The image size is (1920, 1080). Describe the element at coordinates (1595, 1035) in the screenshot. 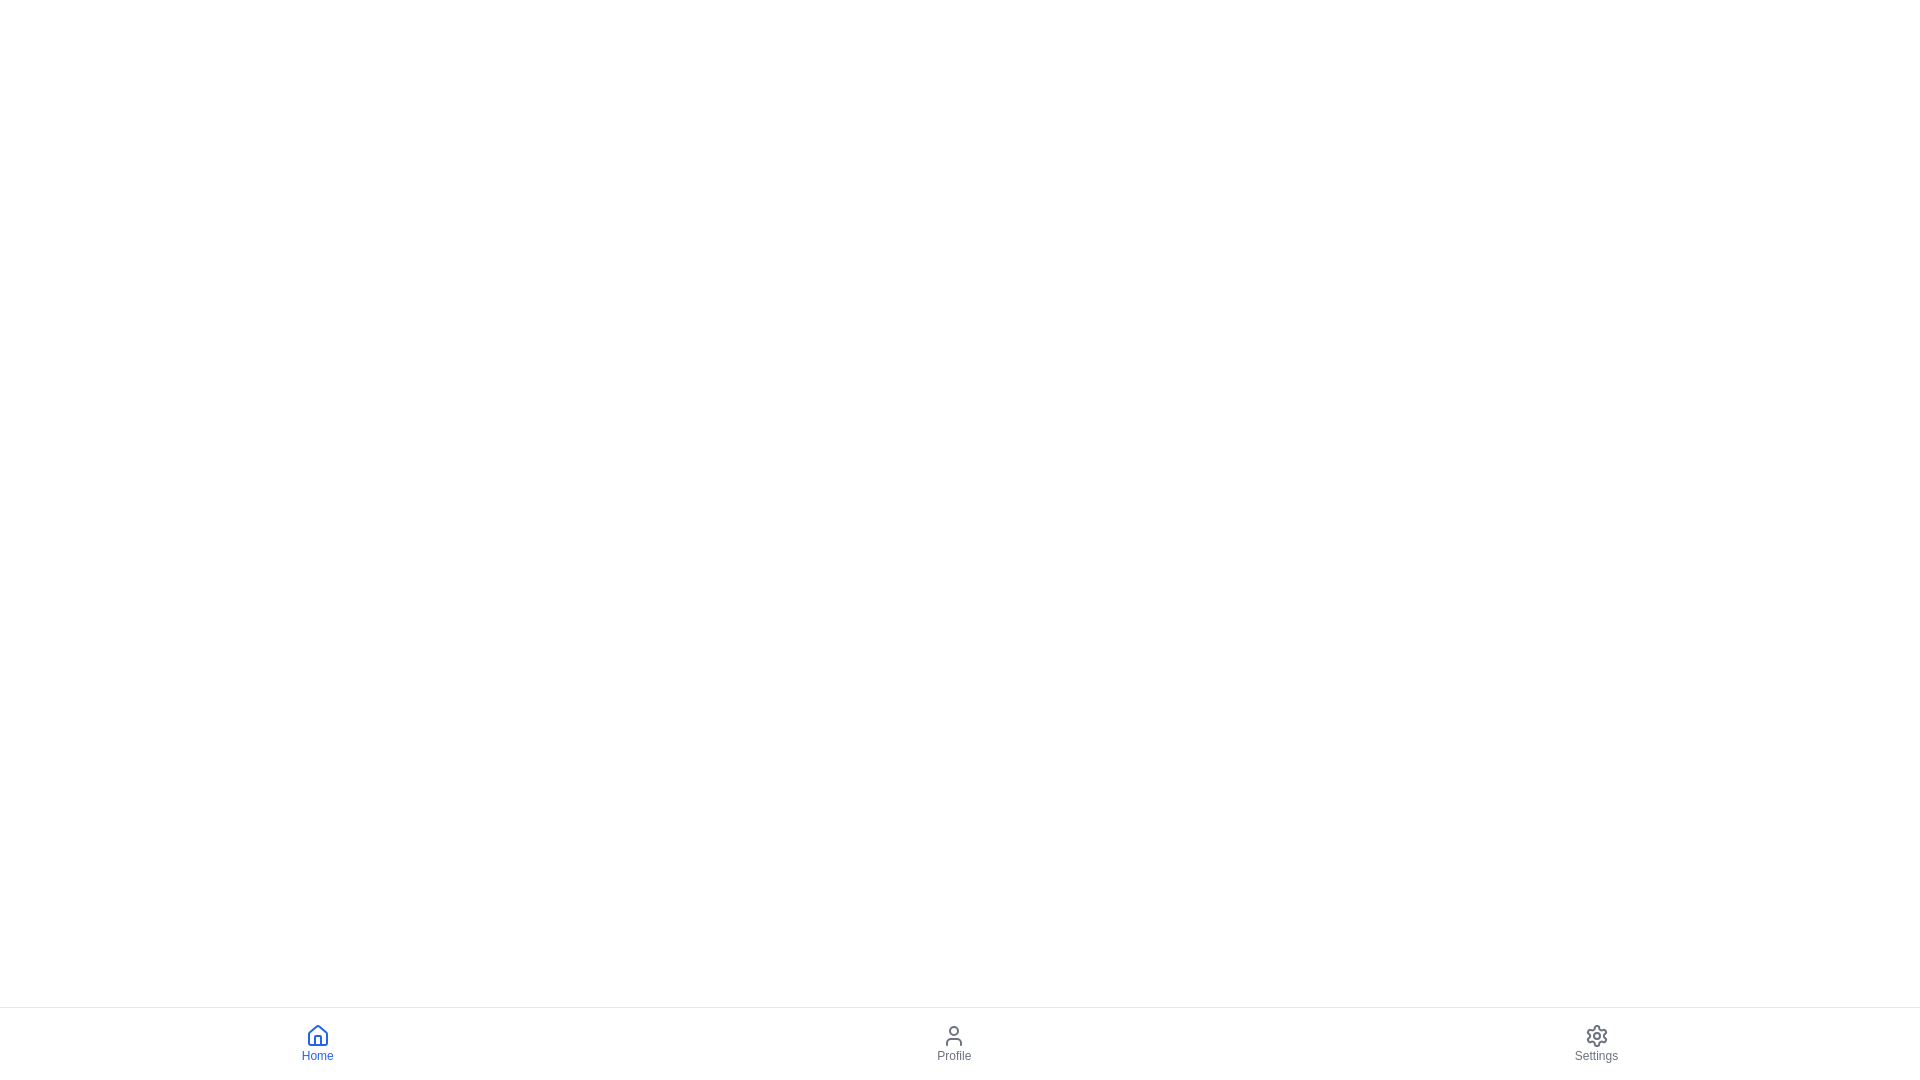

I see `the cogwheel-shaped settings icon located at the far right of the bottom navigation bar, which is the third icon to the right of the 'Profile' icon` at that location.